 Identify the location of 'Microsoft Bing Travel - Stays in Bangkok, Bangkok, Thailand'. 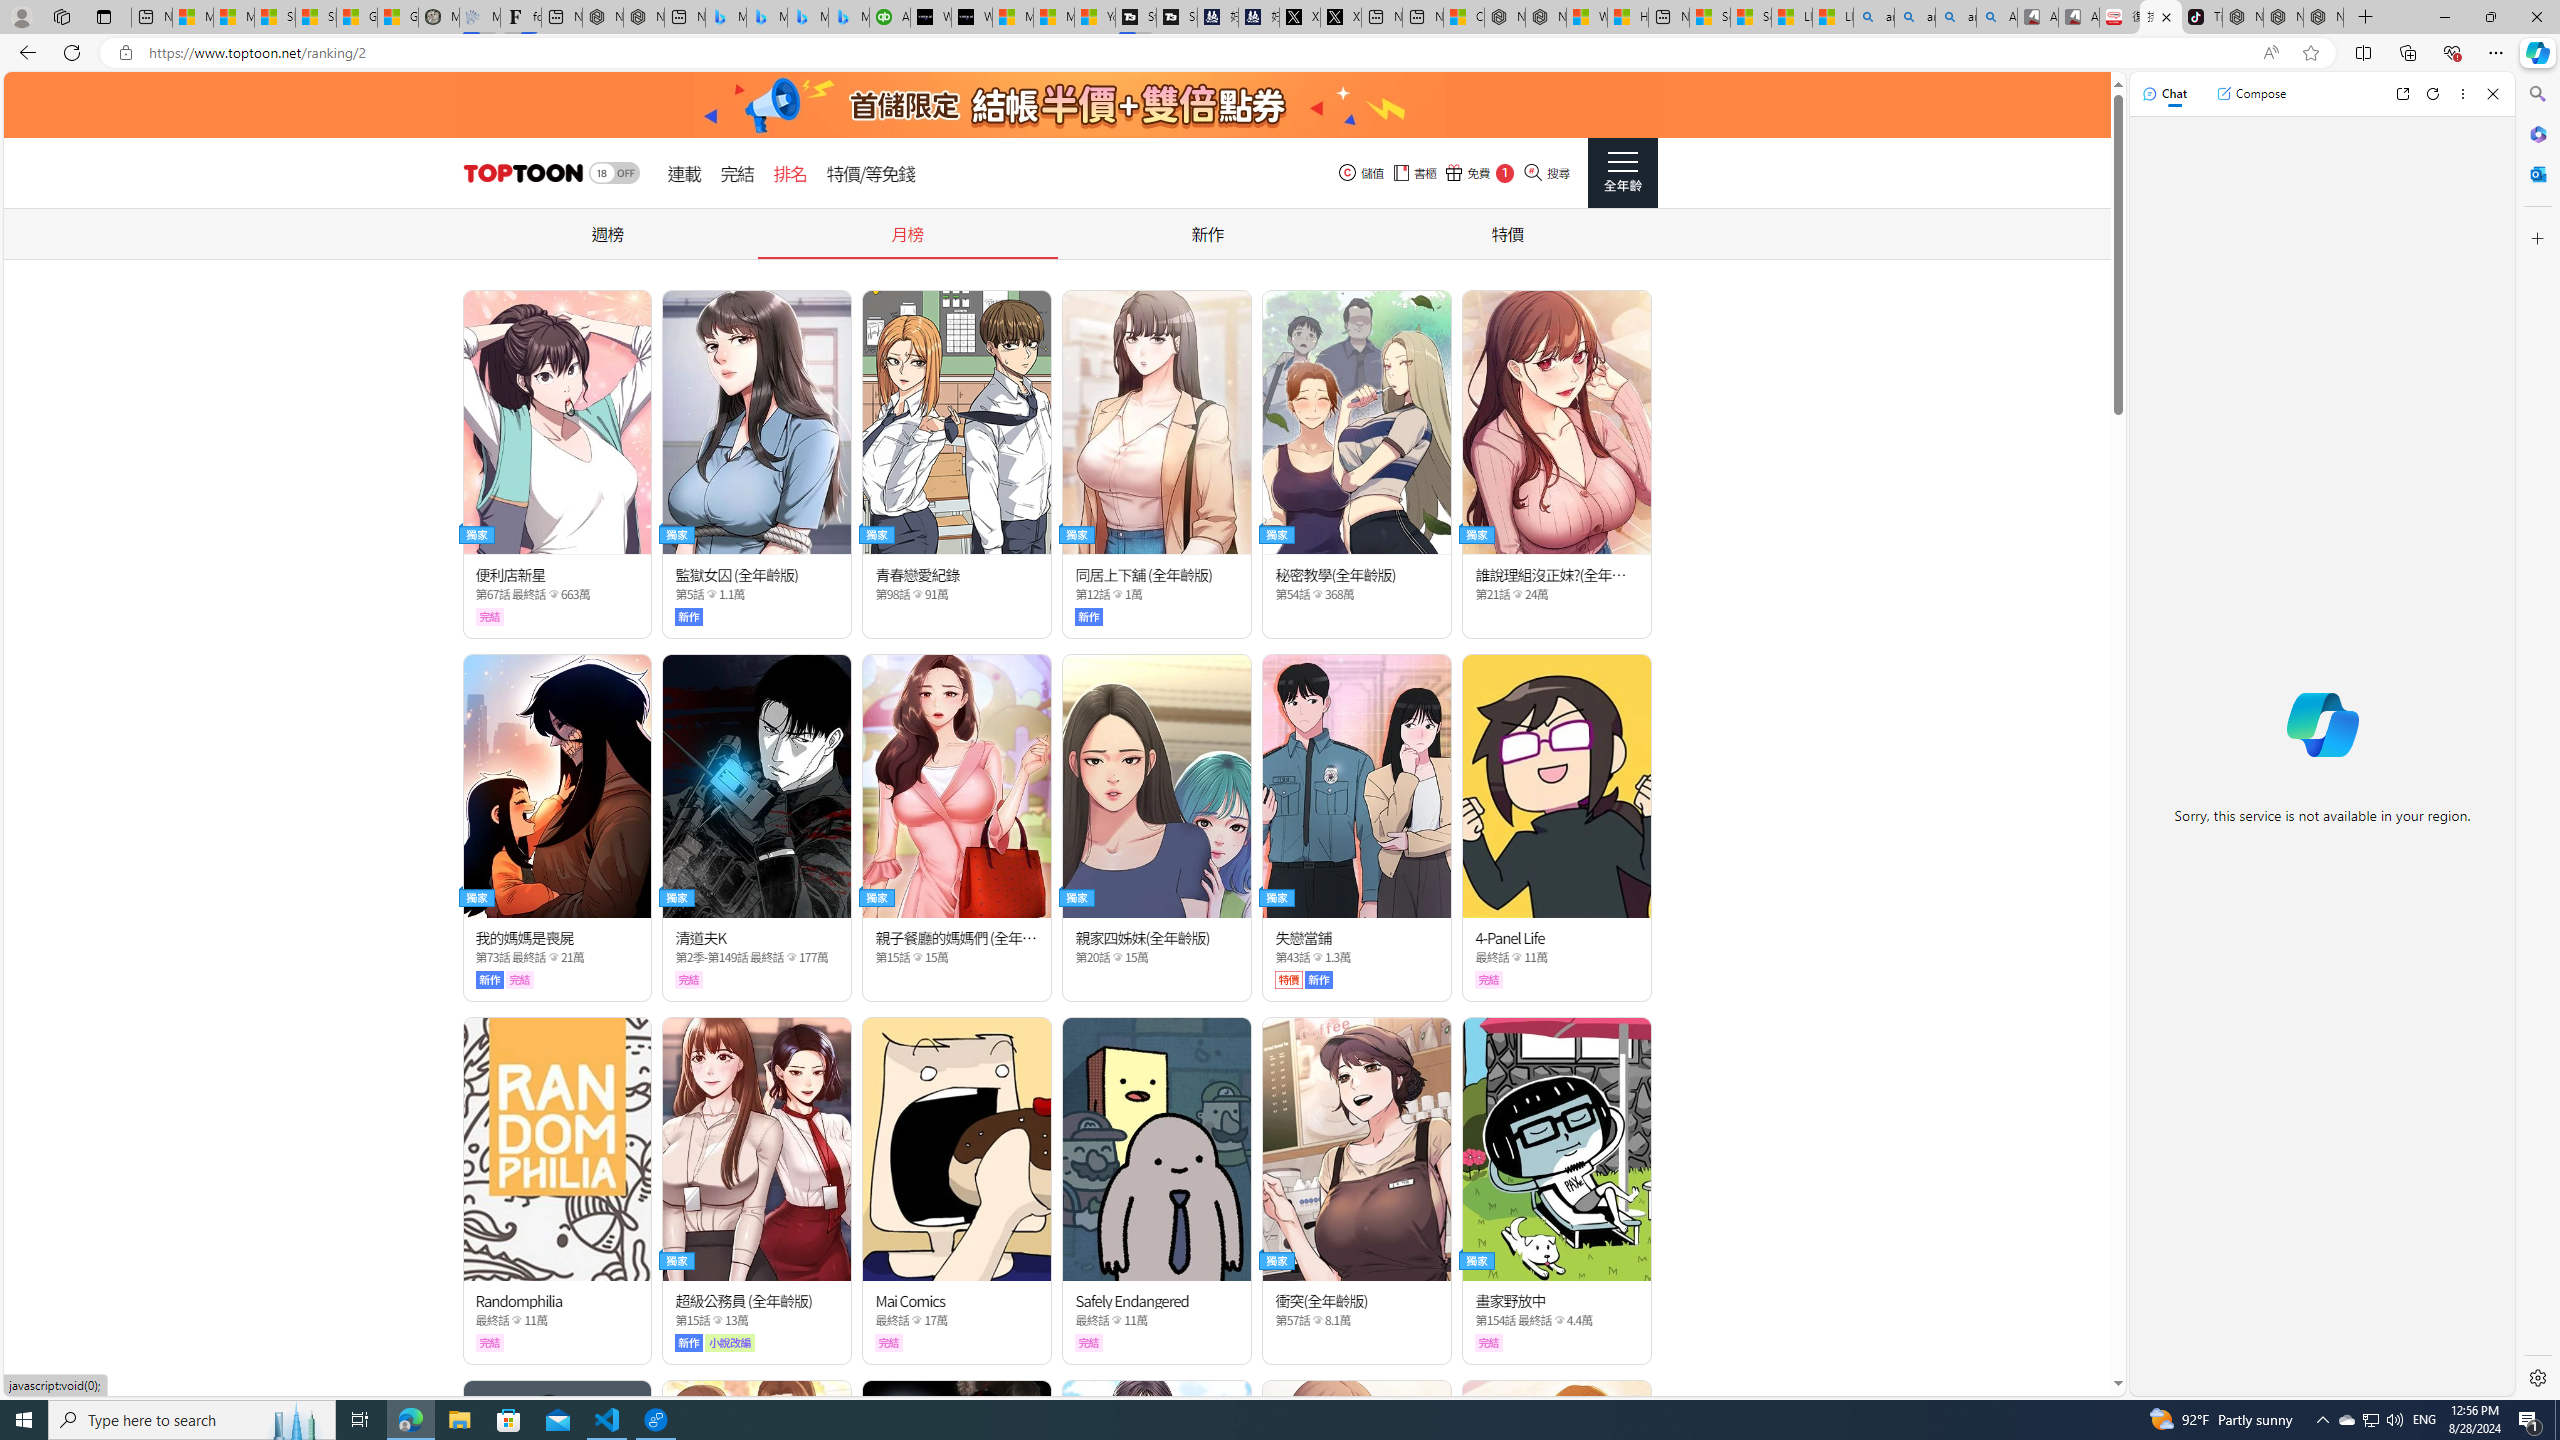
(766, 16).